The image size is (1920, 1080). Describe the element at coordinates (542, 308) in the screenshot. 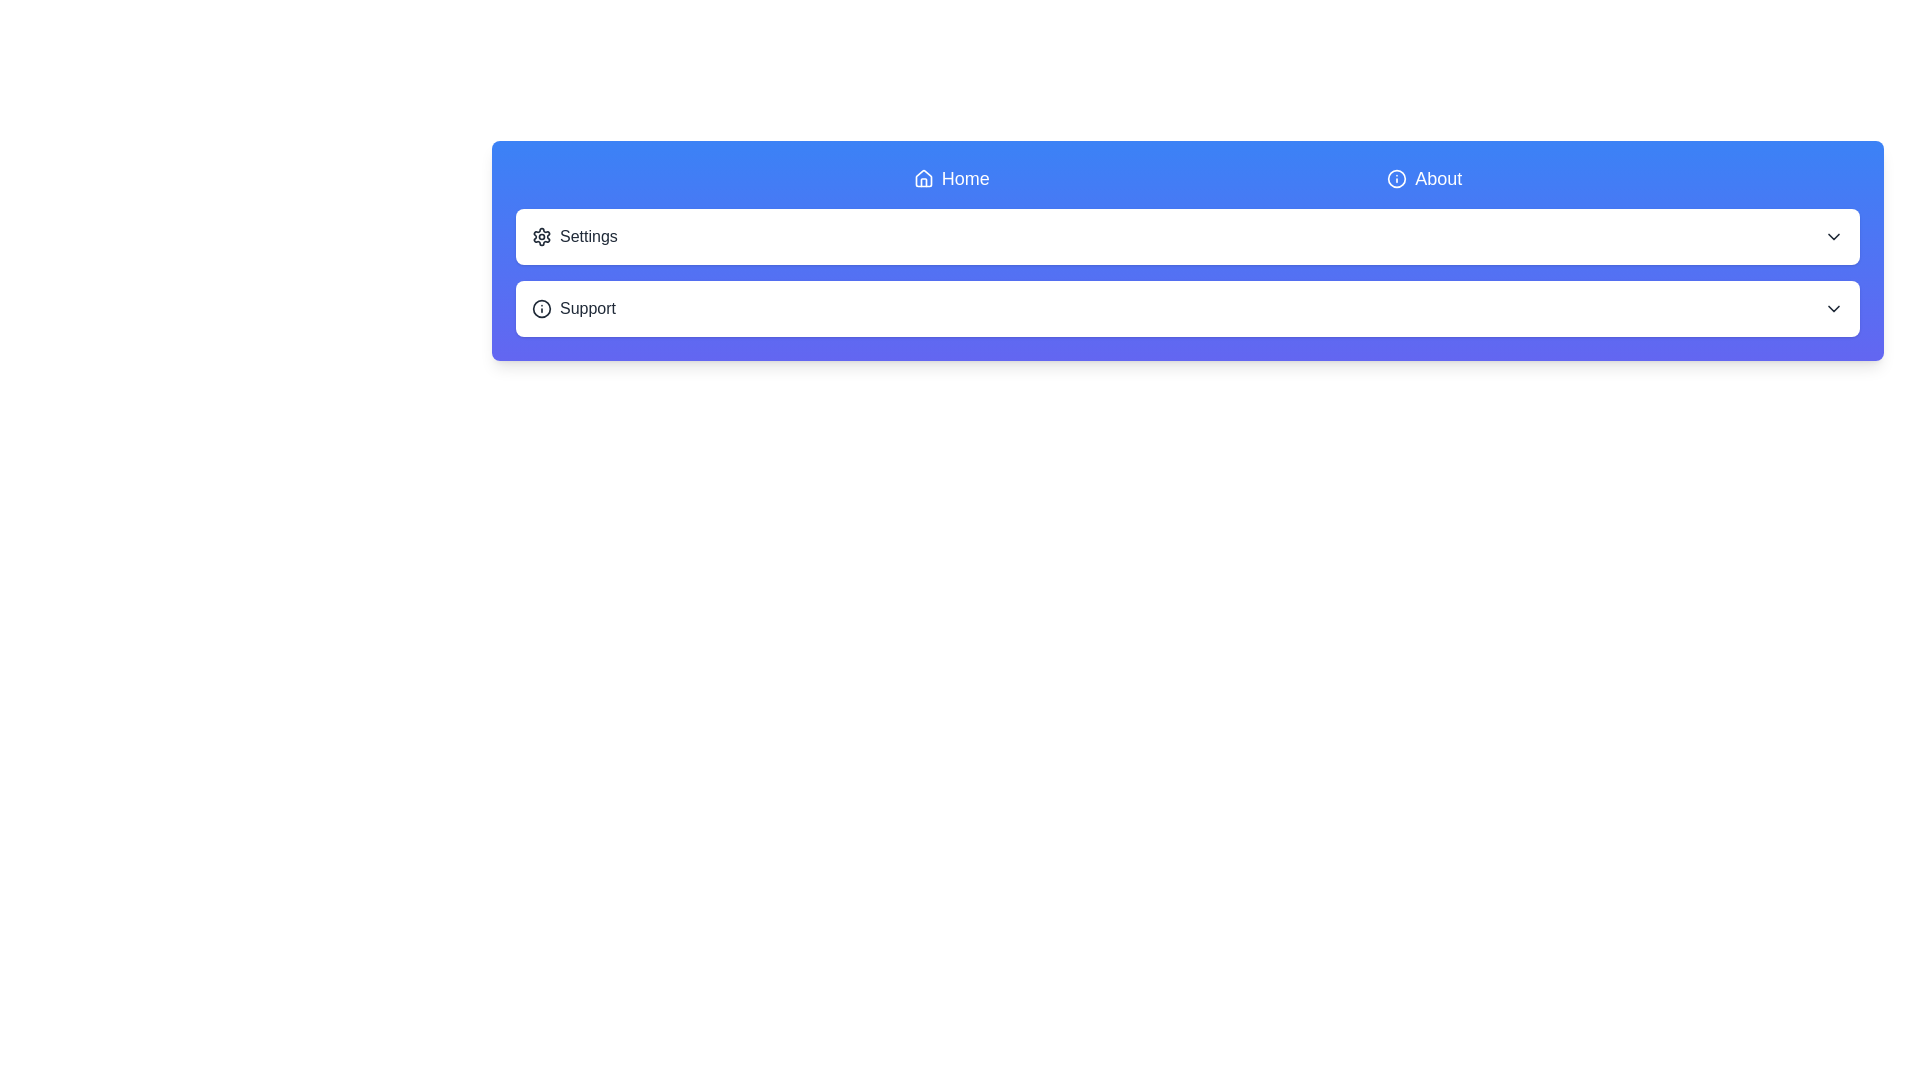

I see `the small circular information icon located to the left of the 'Support' text` at that location.